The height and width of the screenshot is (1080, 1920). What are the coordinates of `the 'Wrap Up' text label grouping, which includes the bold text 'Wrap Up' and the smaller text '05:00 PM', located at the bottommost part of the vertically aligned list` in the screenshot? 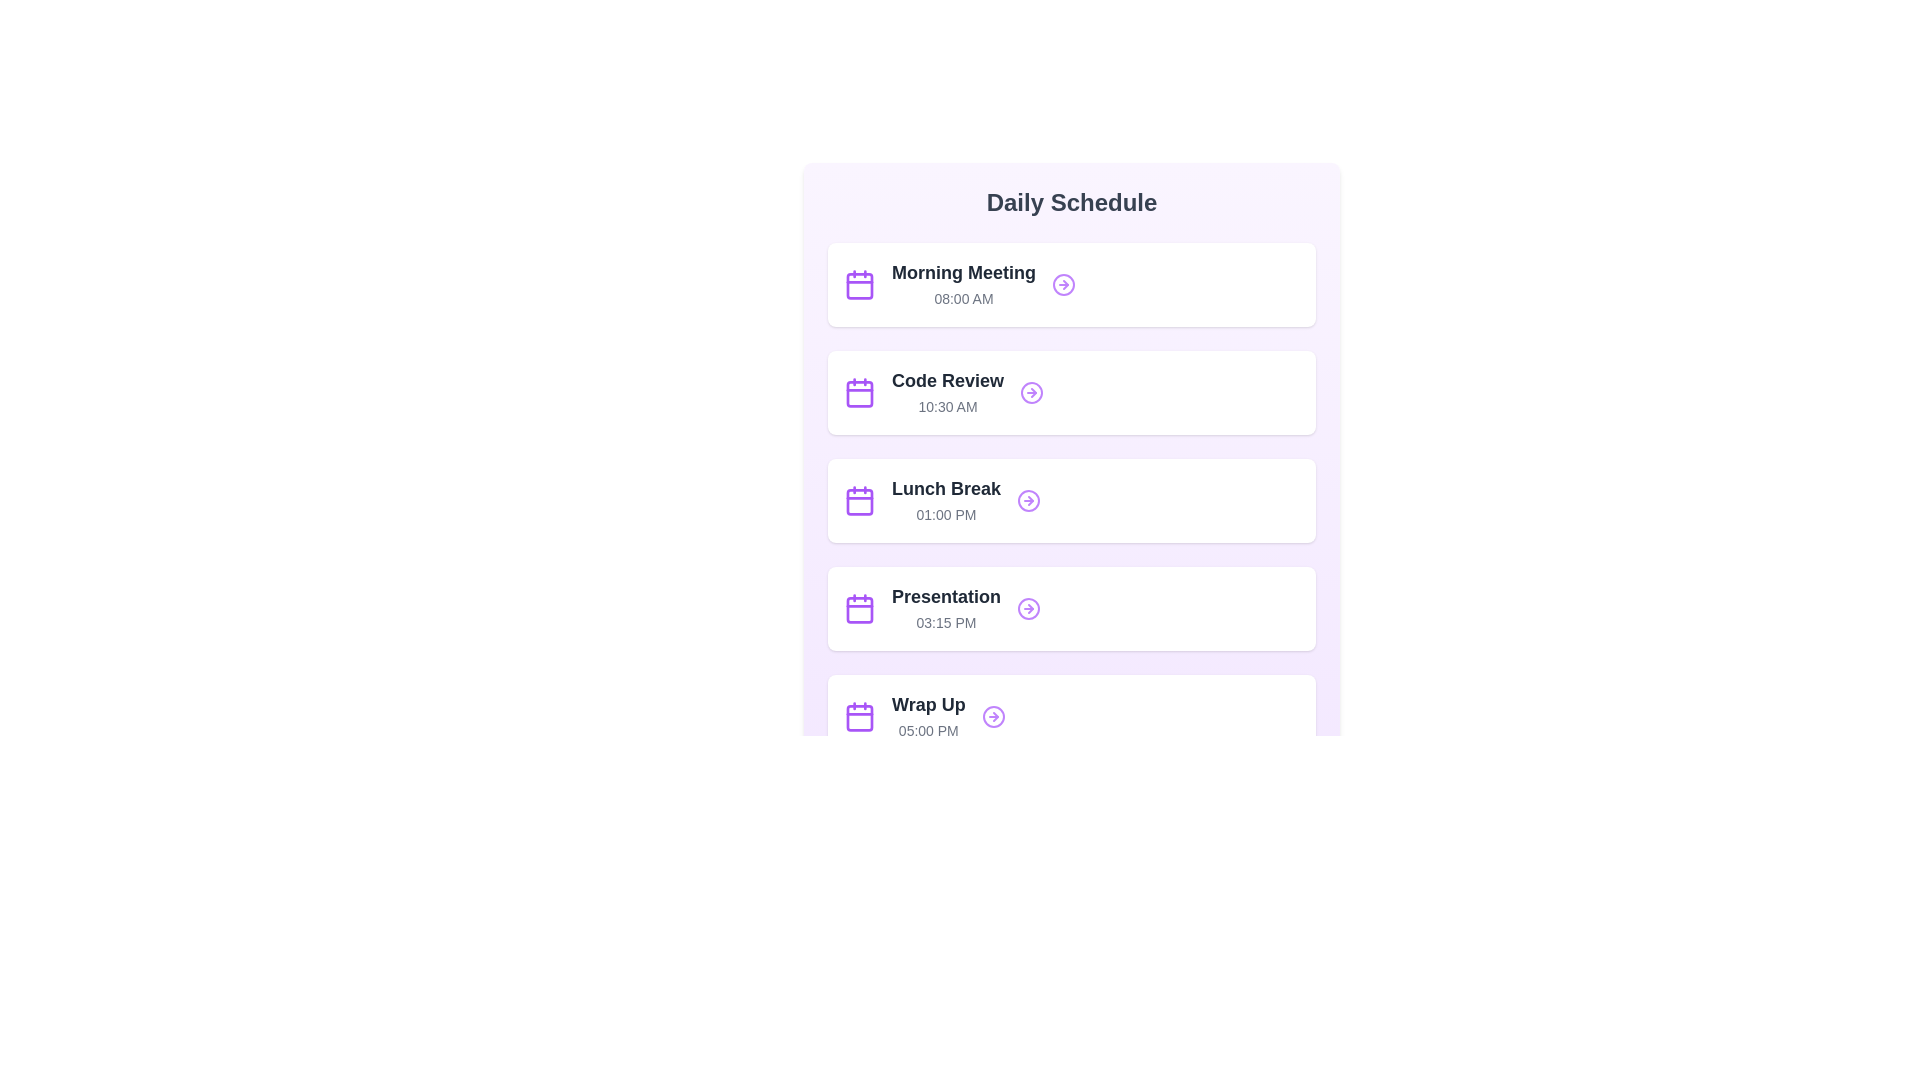 It's located at (927, 716).